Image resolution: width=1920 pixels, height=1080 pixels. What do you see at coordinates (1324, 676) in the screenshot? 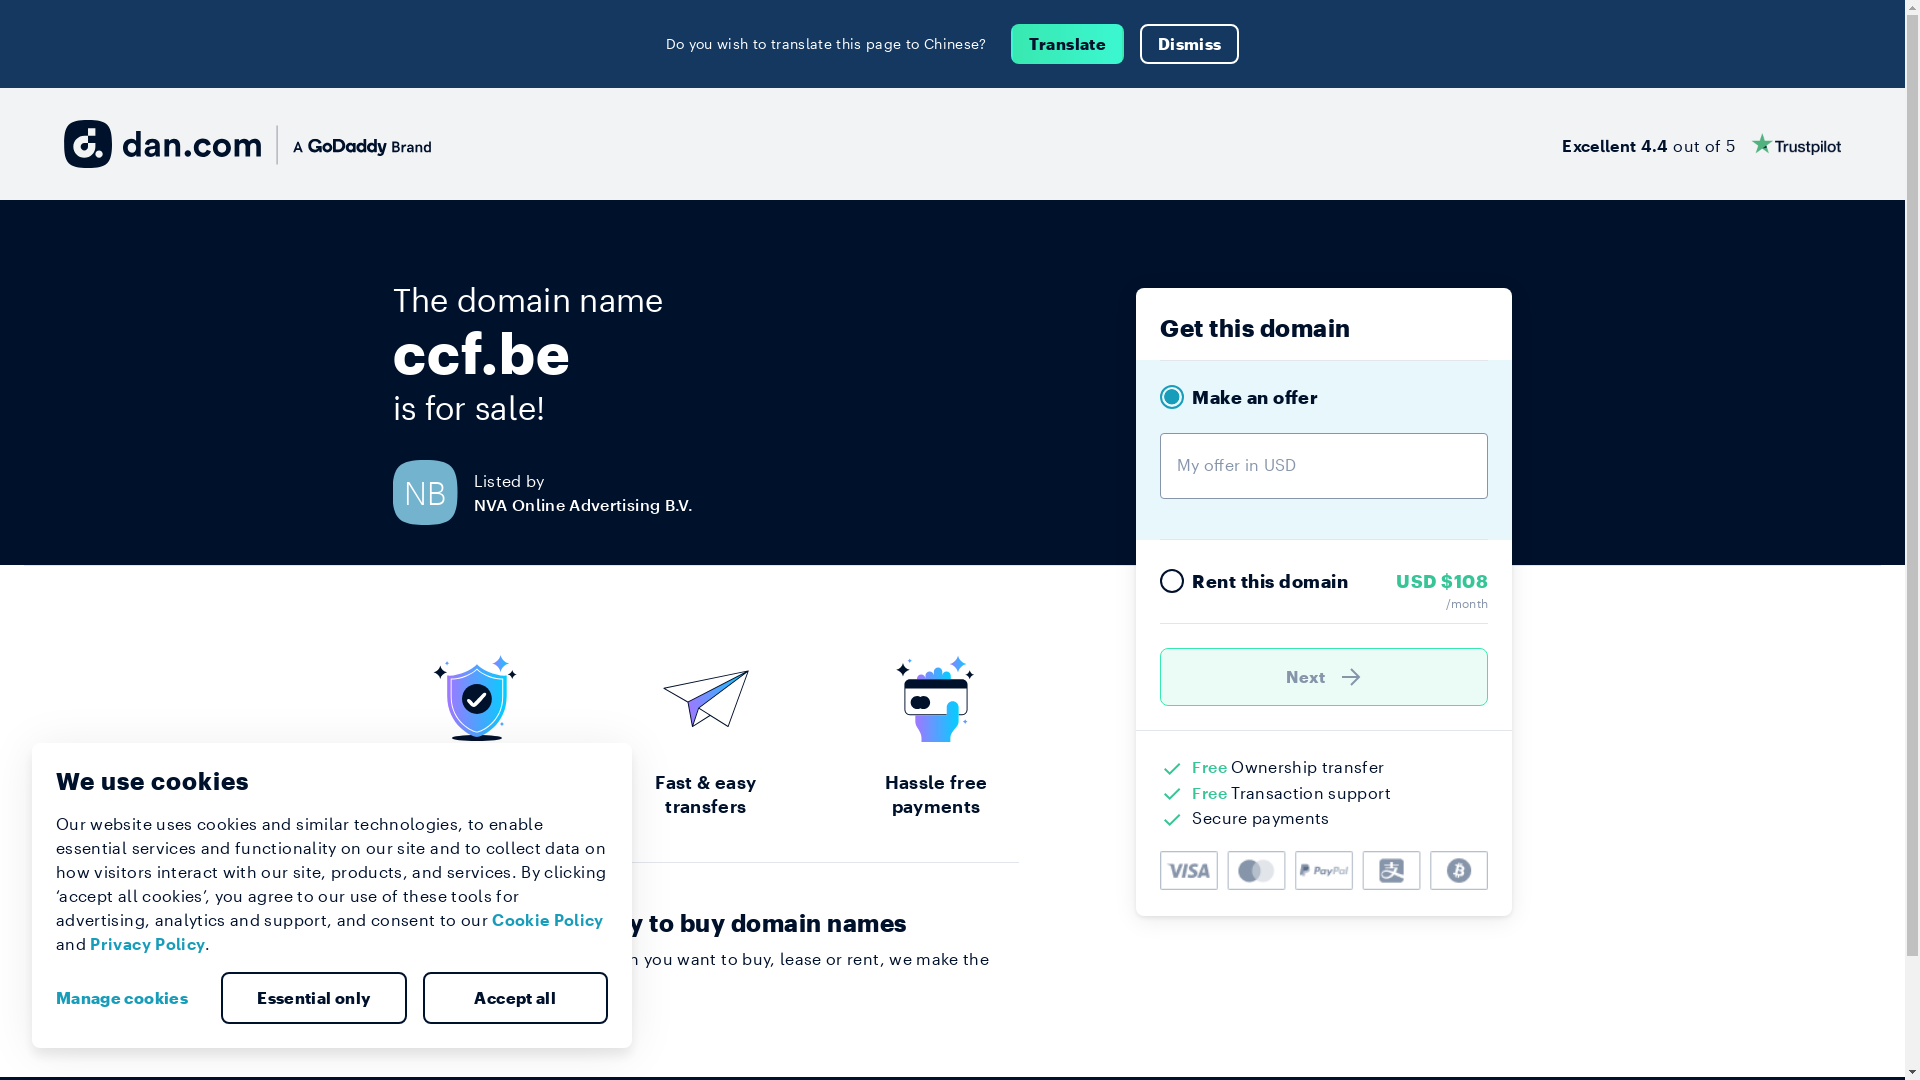
I see `'Next` at bounding box center [1324, 676].